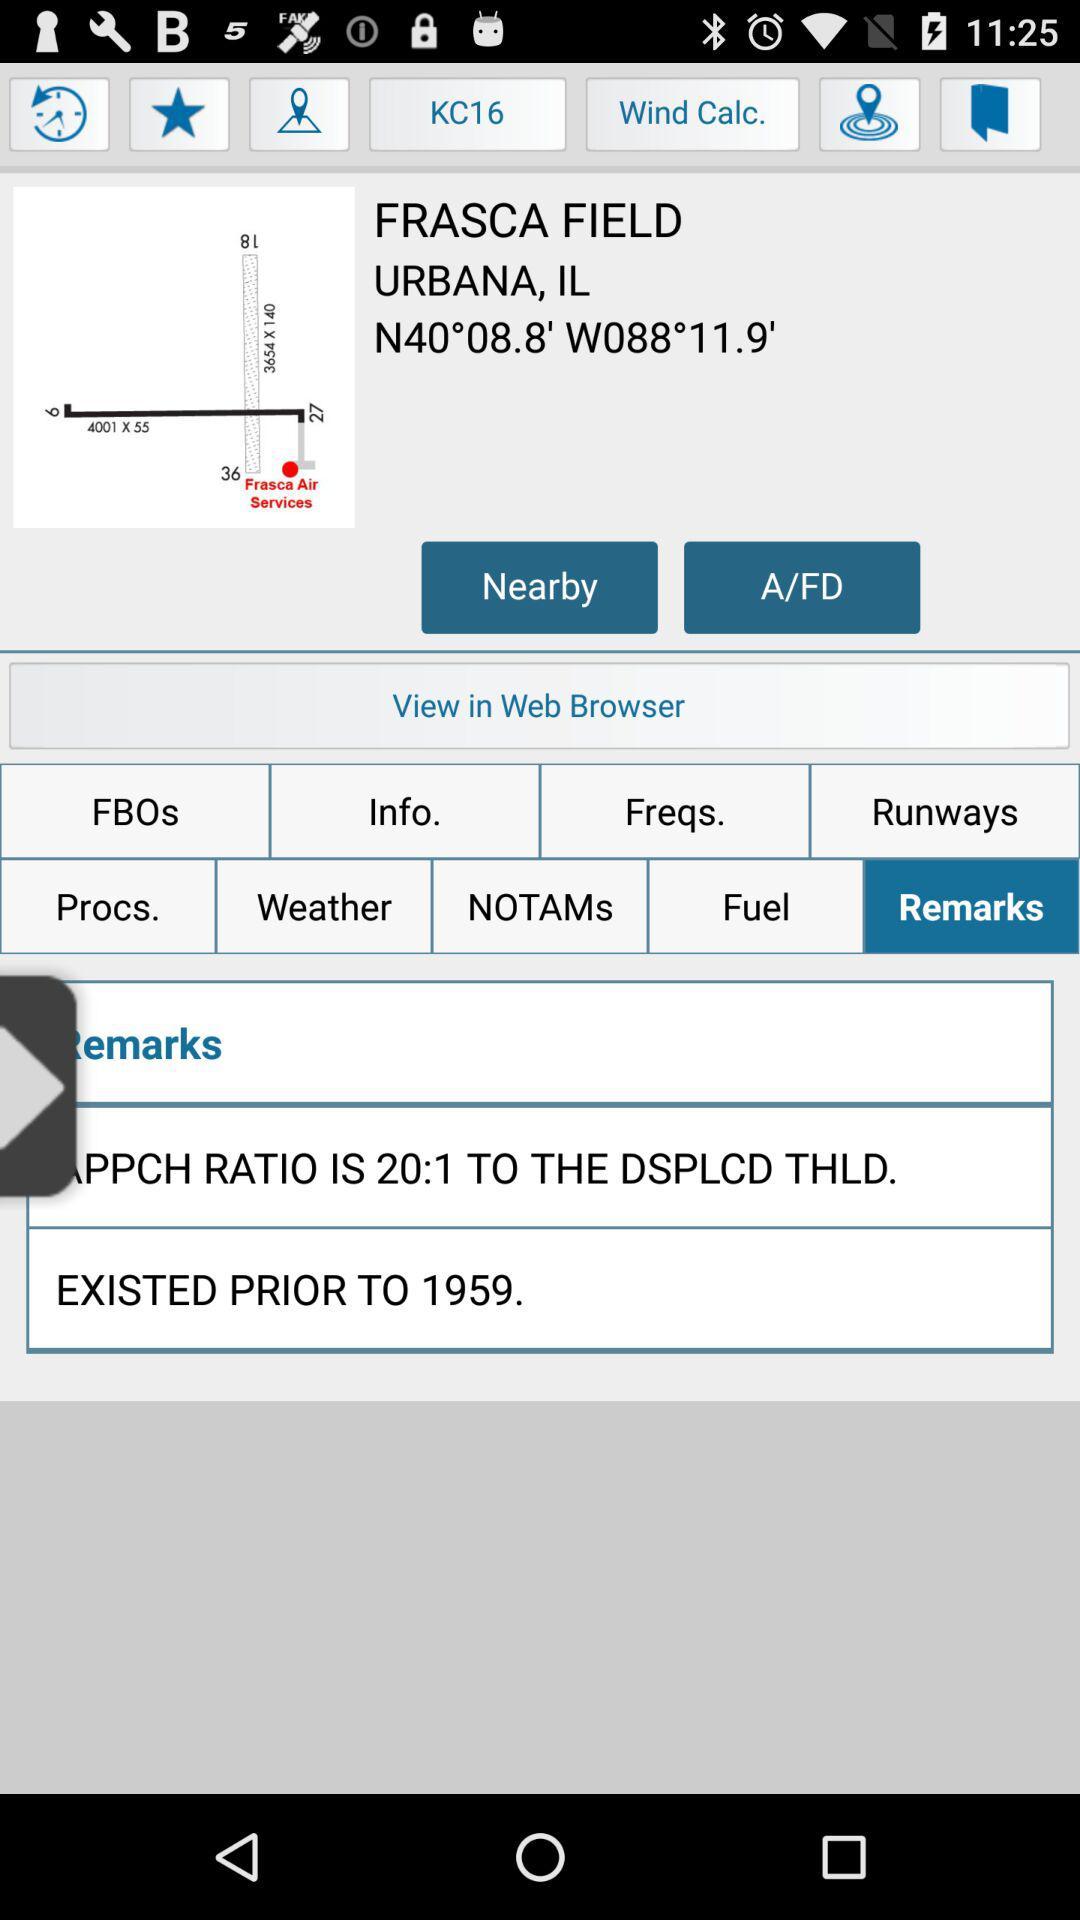  What do you see at coordinates (869, 118) in the screenshot?
I see `location icon` at bounding box center [869, 118].